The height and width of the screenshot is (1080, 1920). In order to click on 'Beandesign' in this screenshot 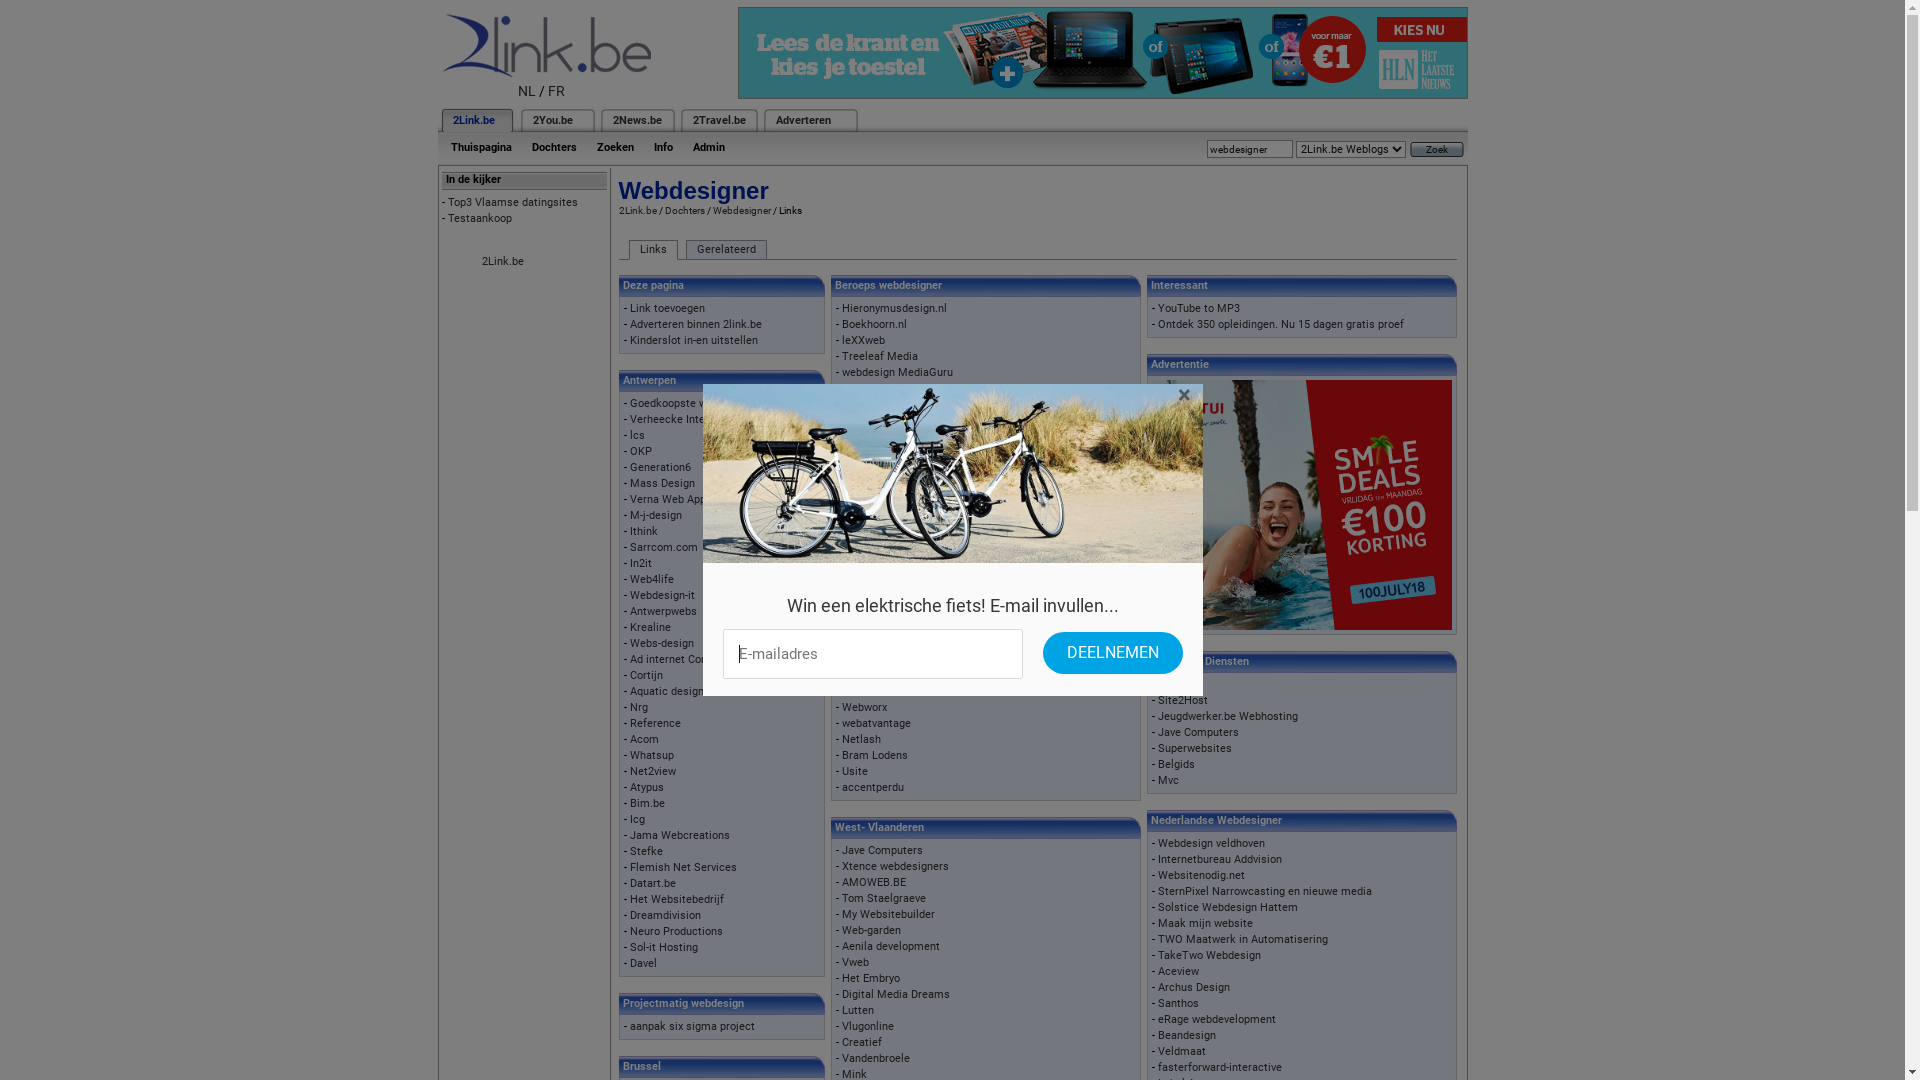, I will do `click(1157, 1035)`.